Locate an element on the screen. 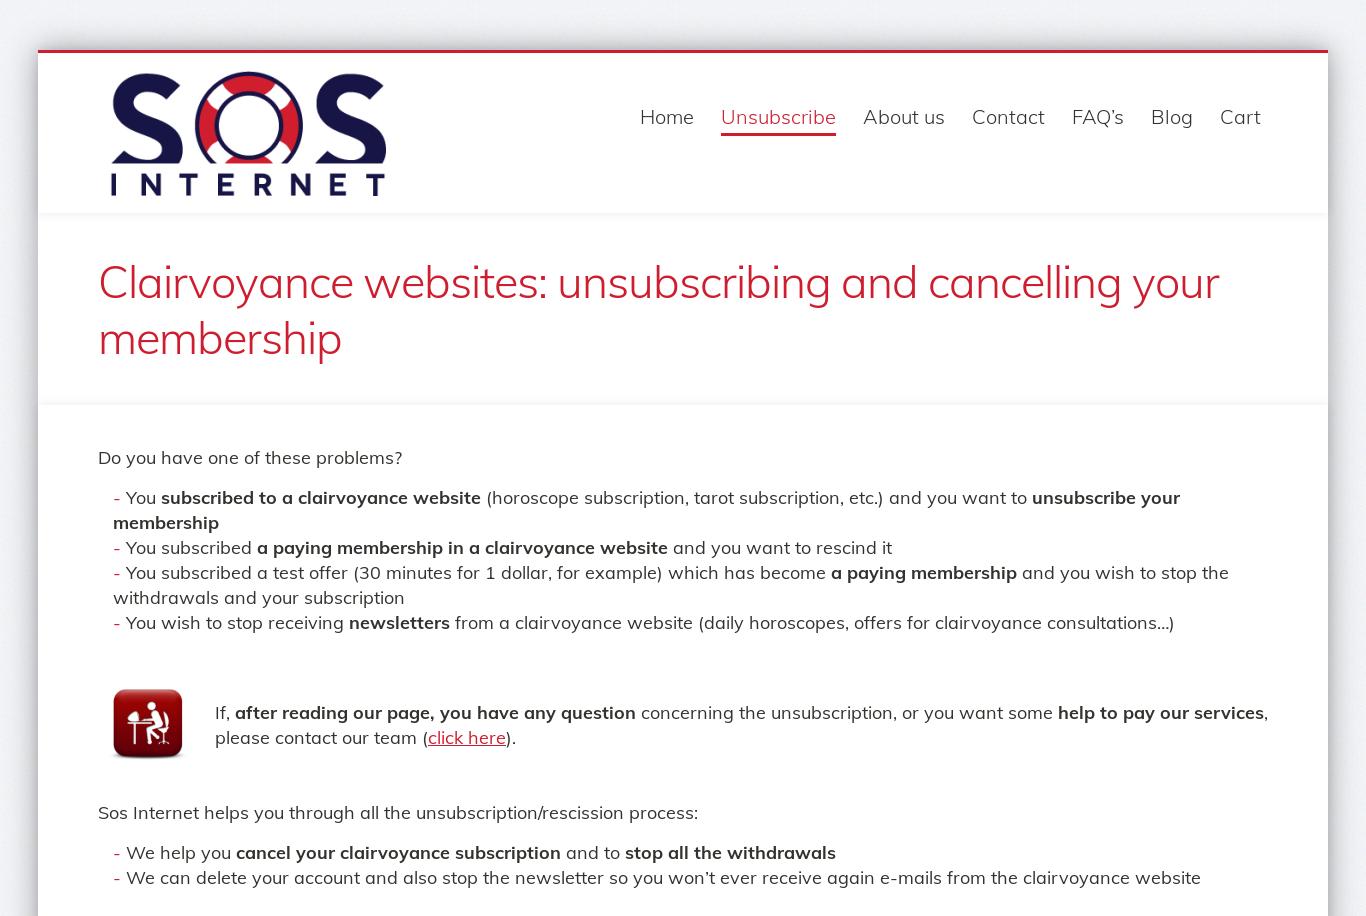 The image size is (1366, 916). '(horoscope subscription, tarot subscription, etc.) and you want to' is located at coordinates (756, 497).